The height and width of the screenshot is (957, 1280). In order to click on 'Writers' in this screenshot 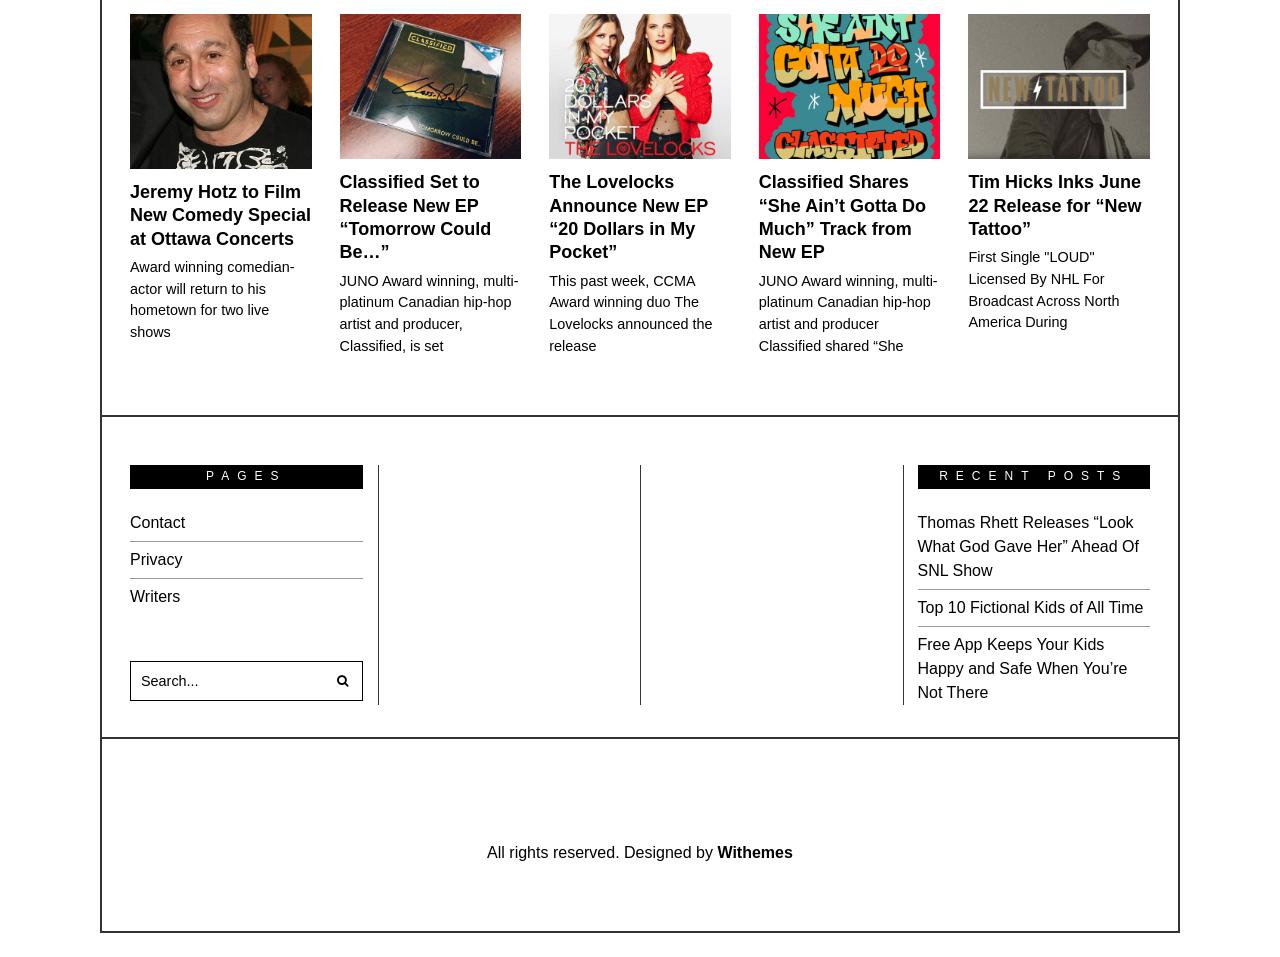, I will do `click(129, 594)`.